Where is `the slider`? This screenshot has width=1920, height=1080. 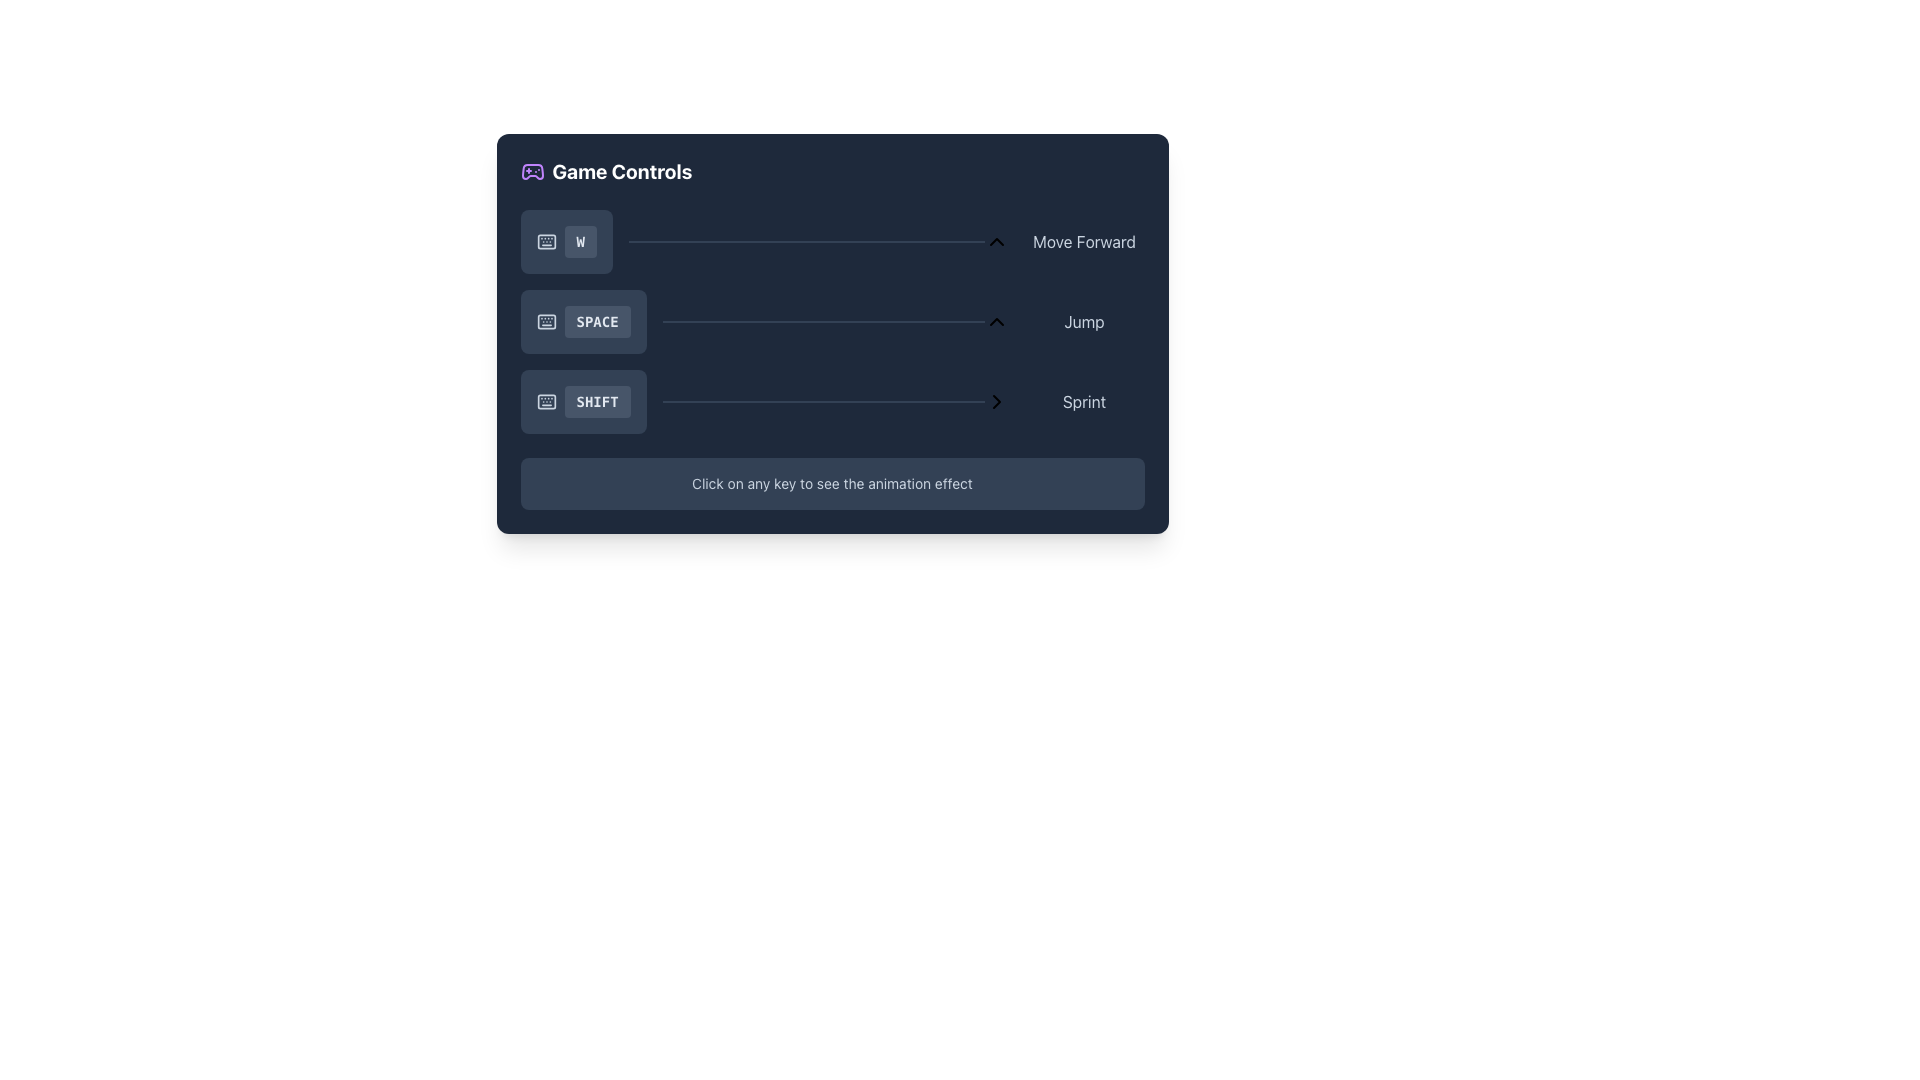
the slider is located at coordinates (707, 241).